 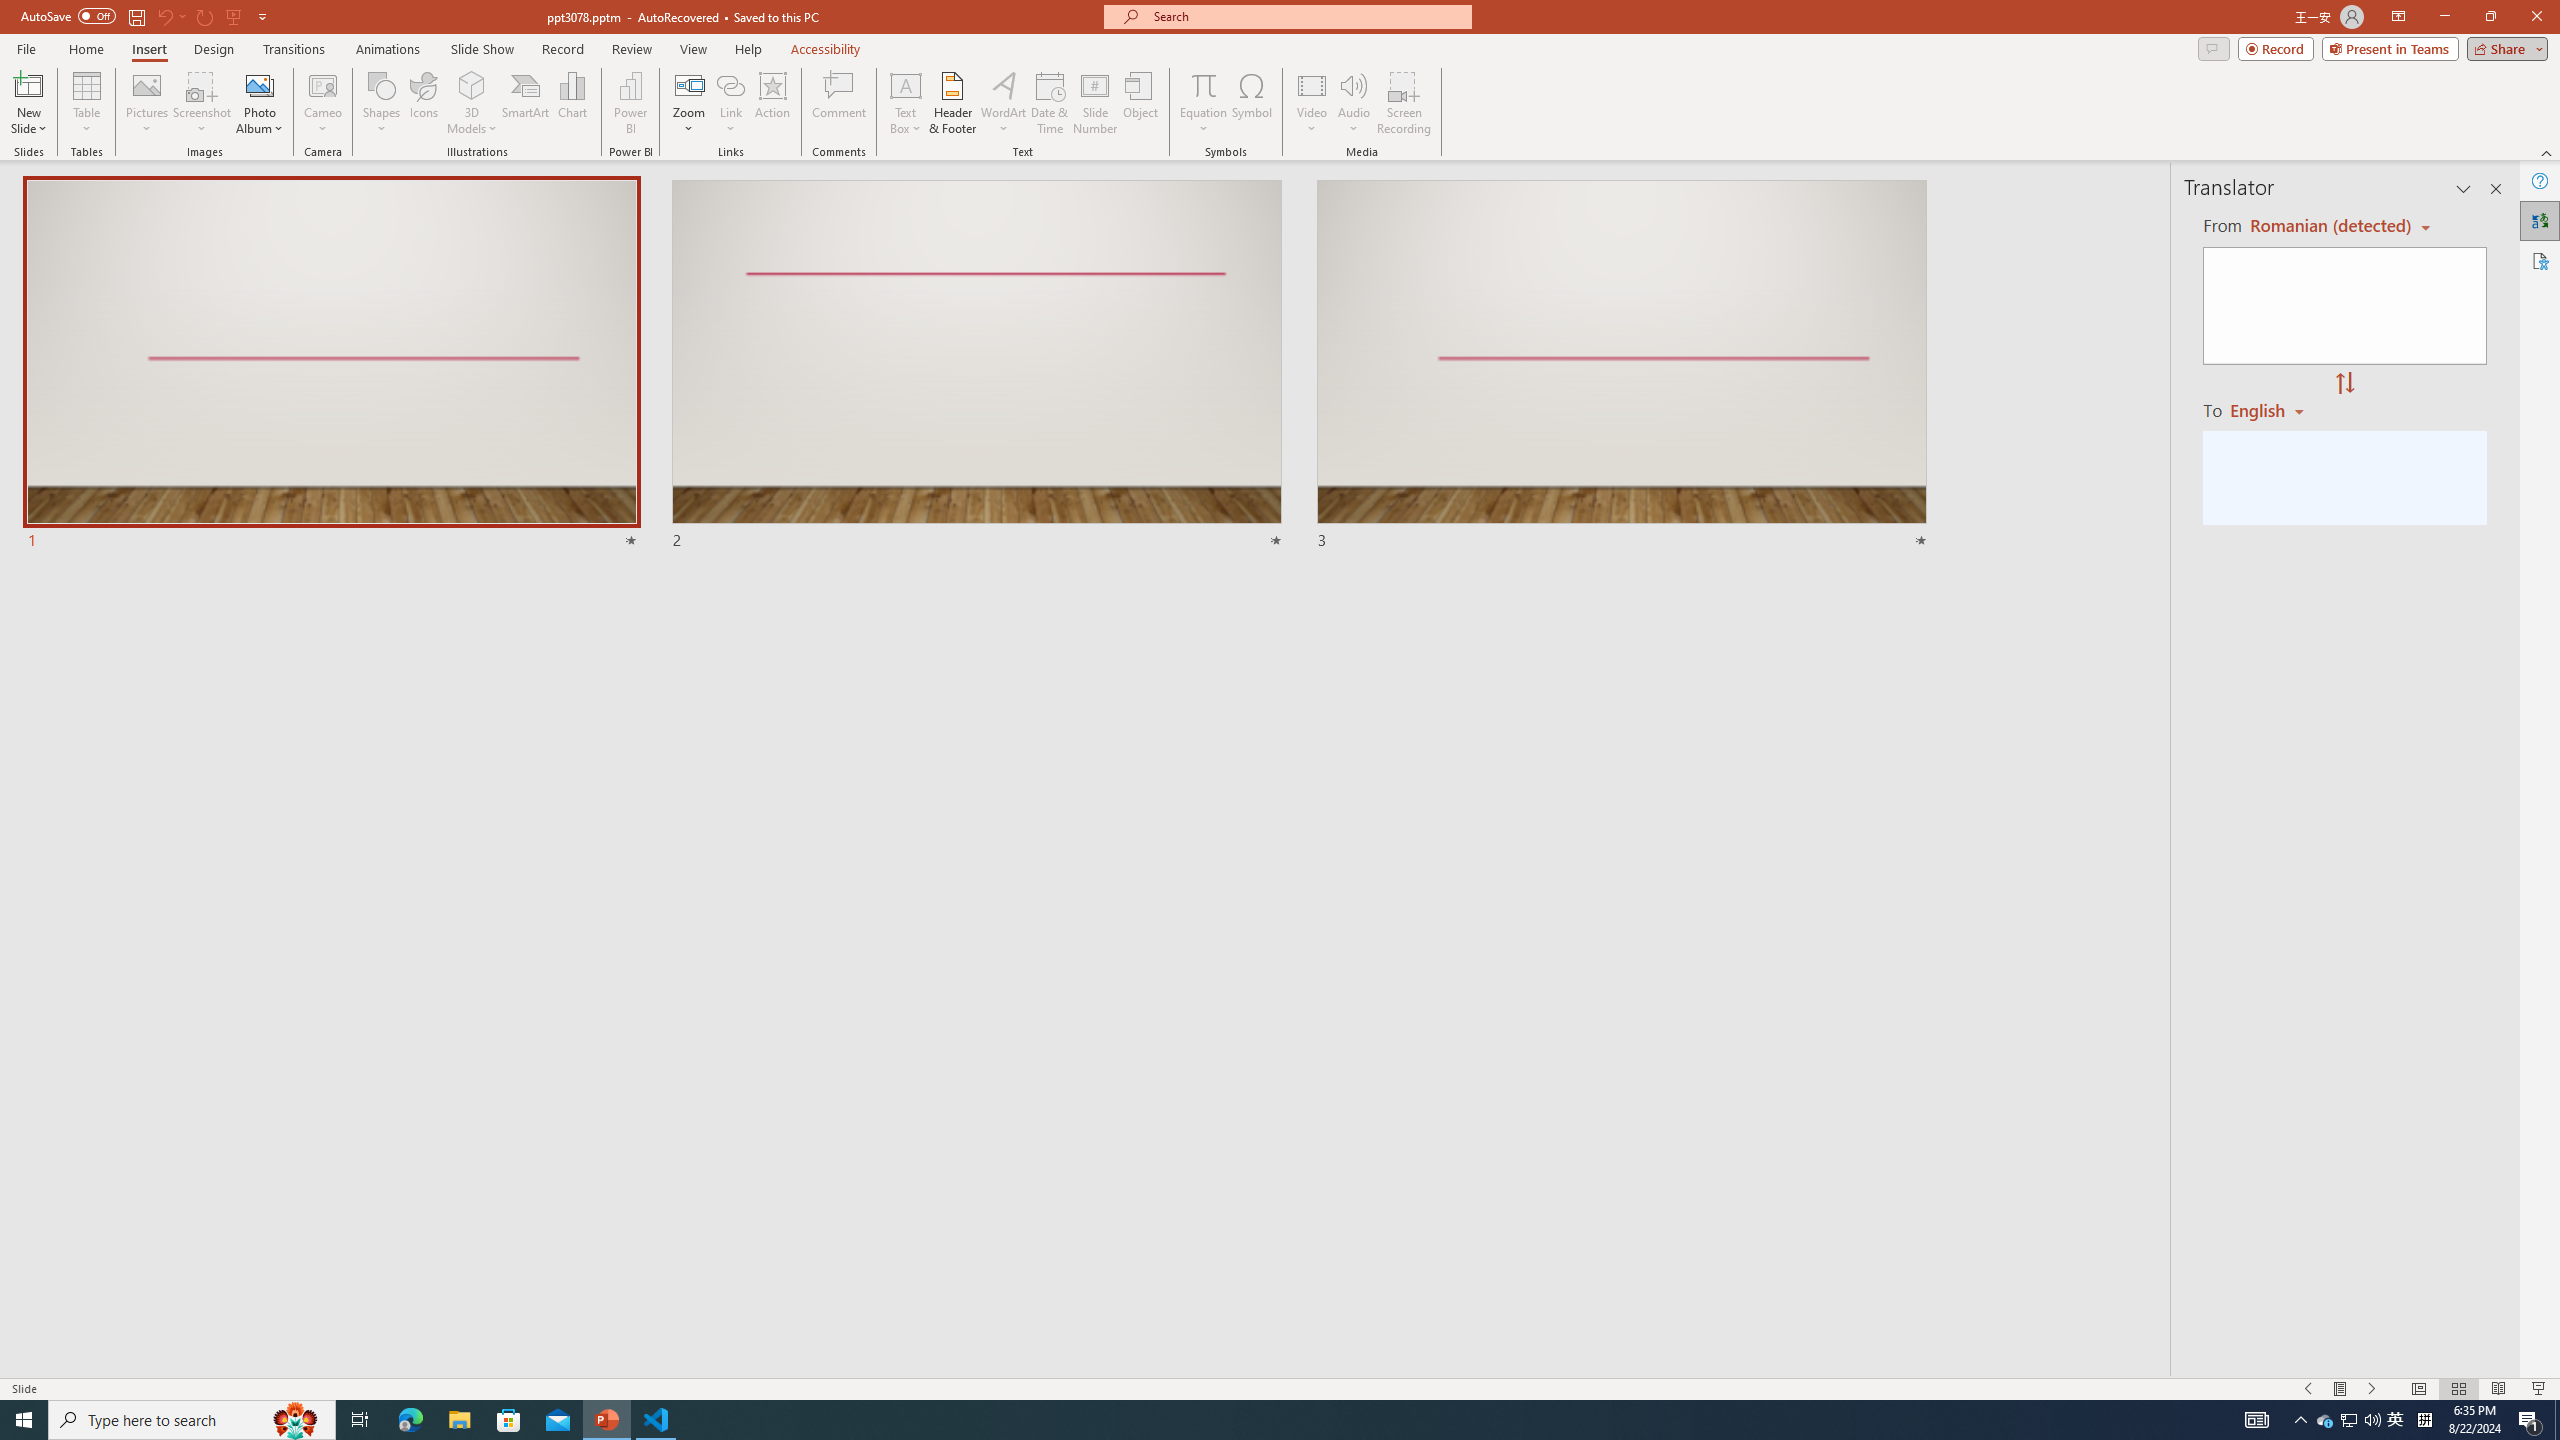 I want to click on 'Icons', so click(x=423, y=103).